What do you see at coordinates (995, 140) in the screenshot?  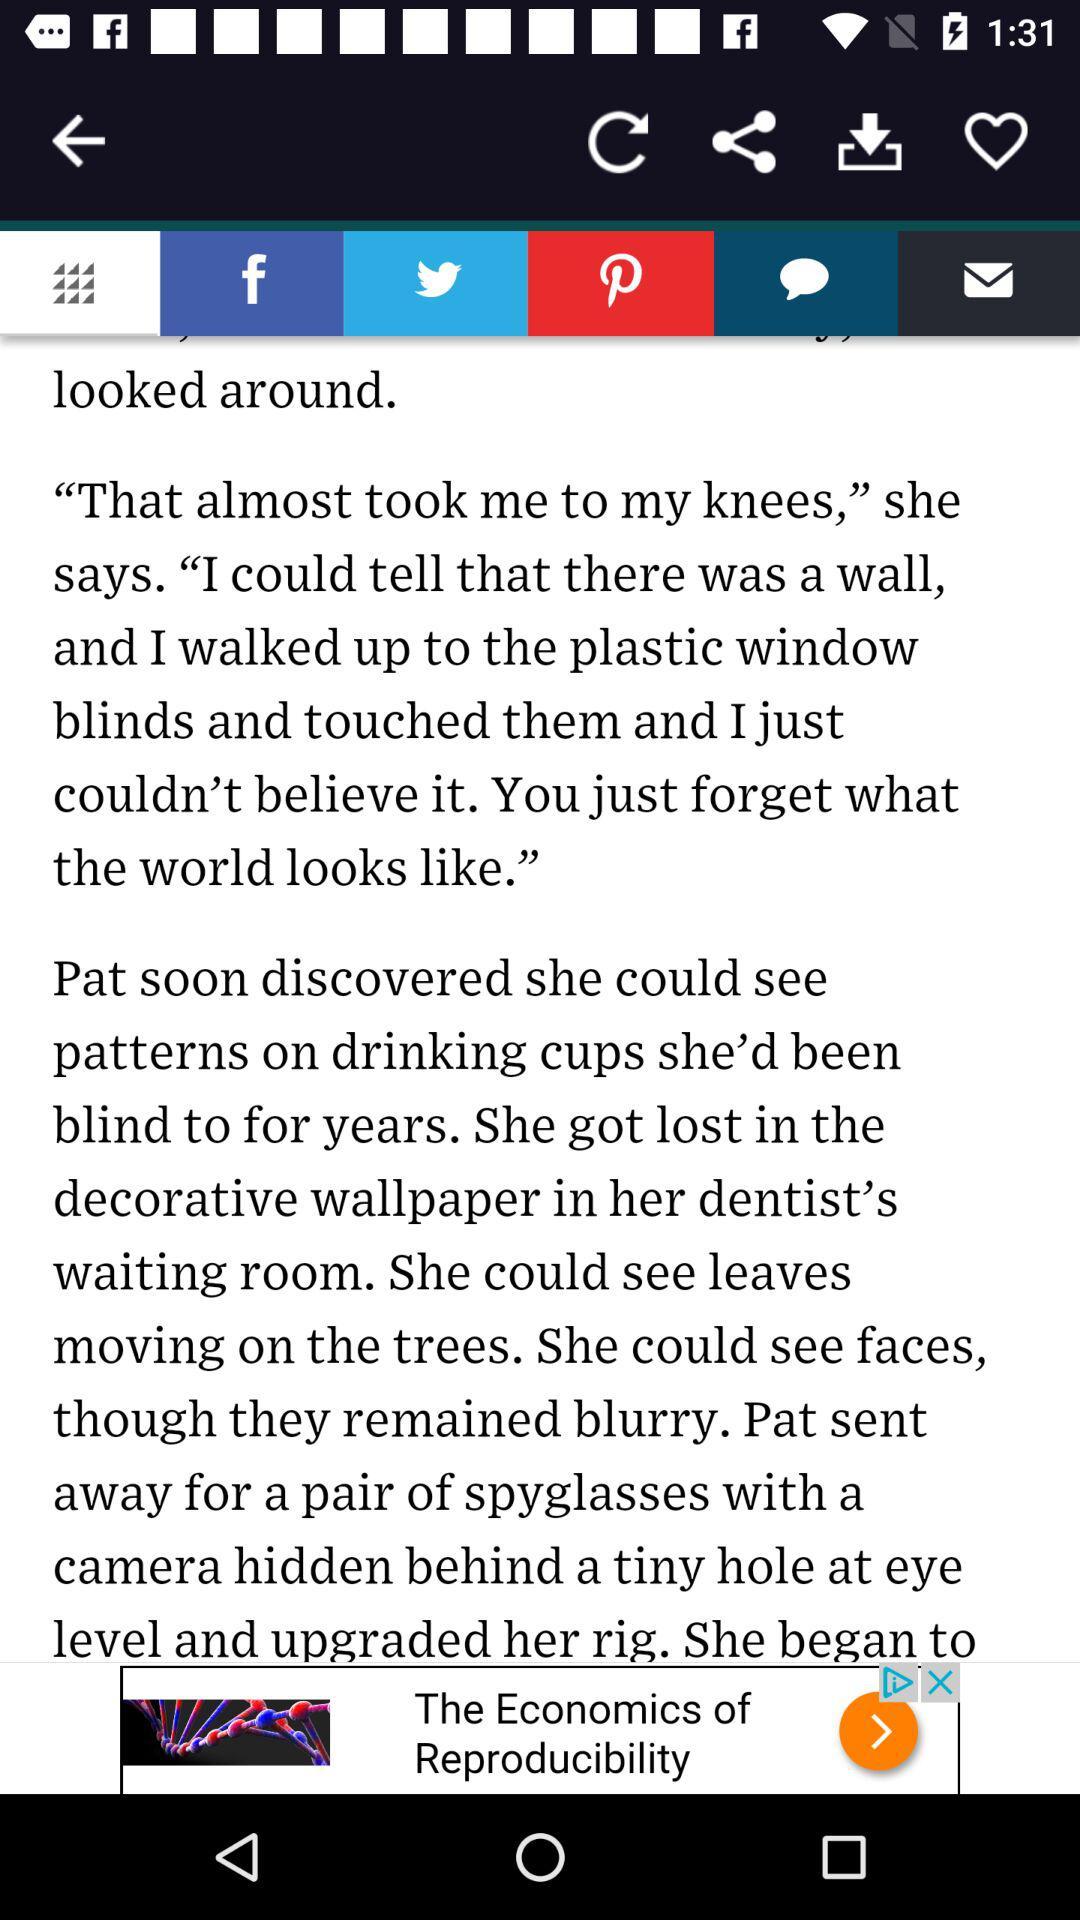 I see `the favorite icon` at bounding box center [995, 140].